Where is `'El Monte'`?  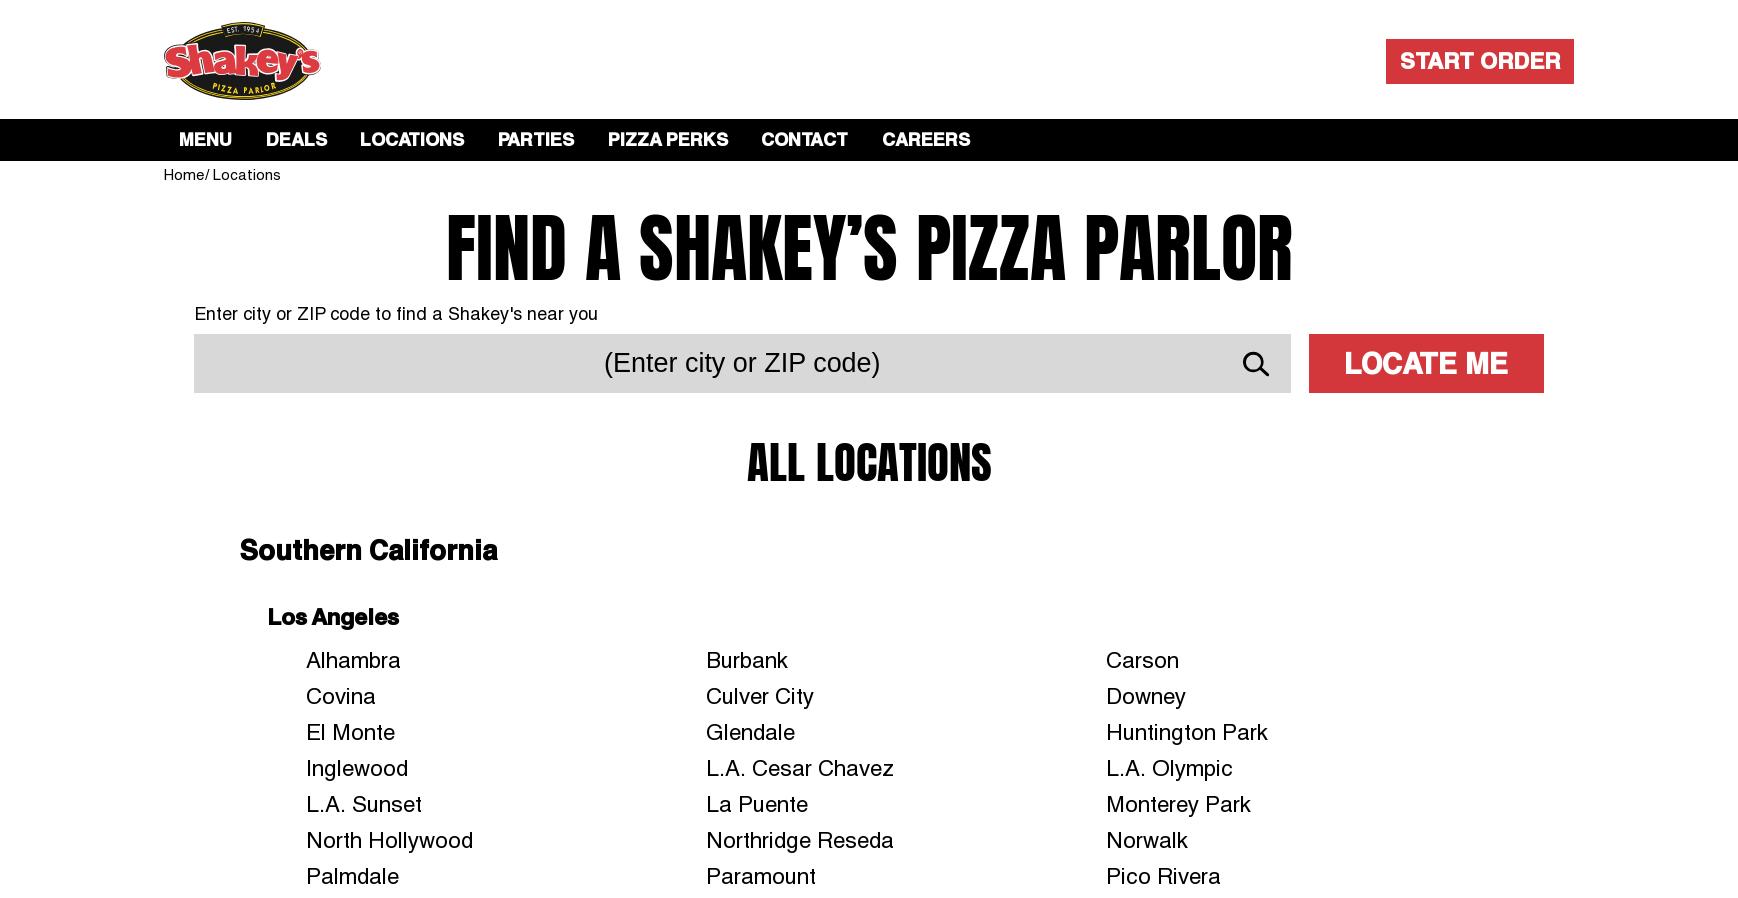
'El Monte' is located at coordinates (349, 731).